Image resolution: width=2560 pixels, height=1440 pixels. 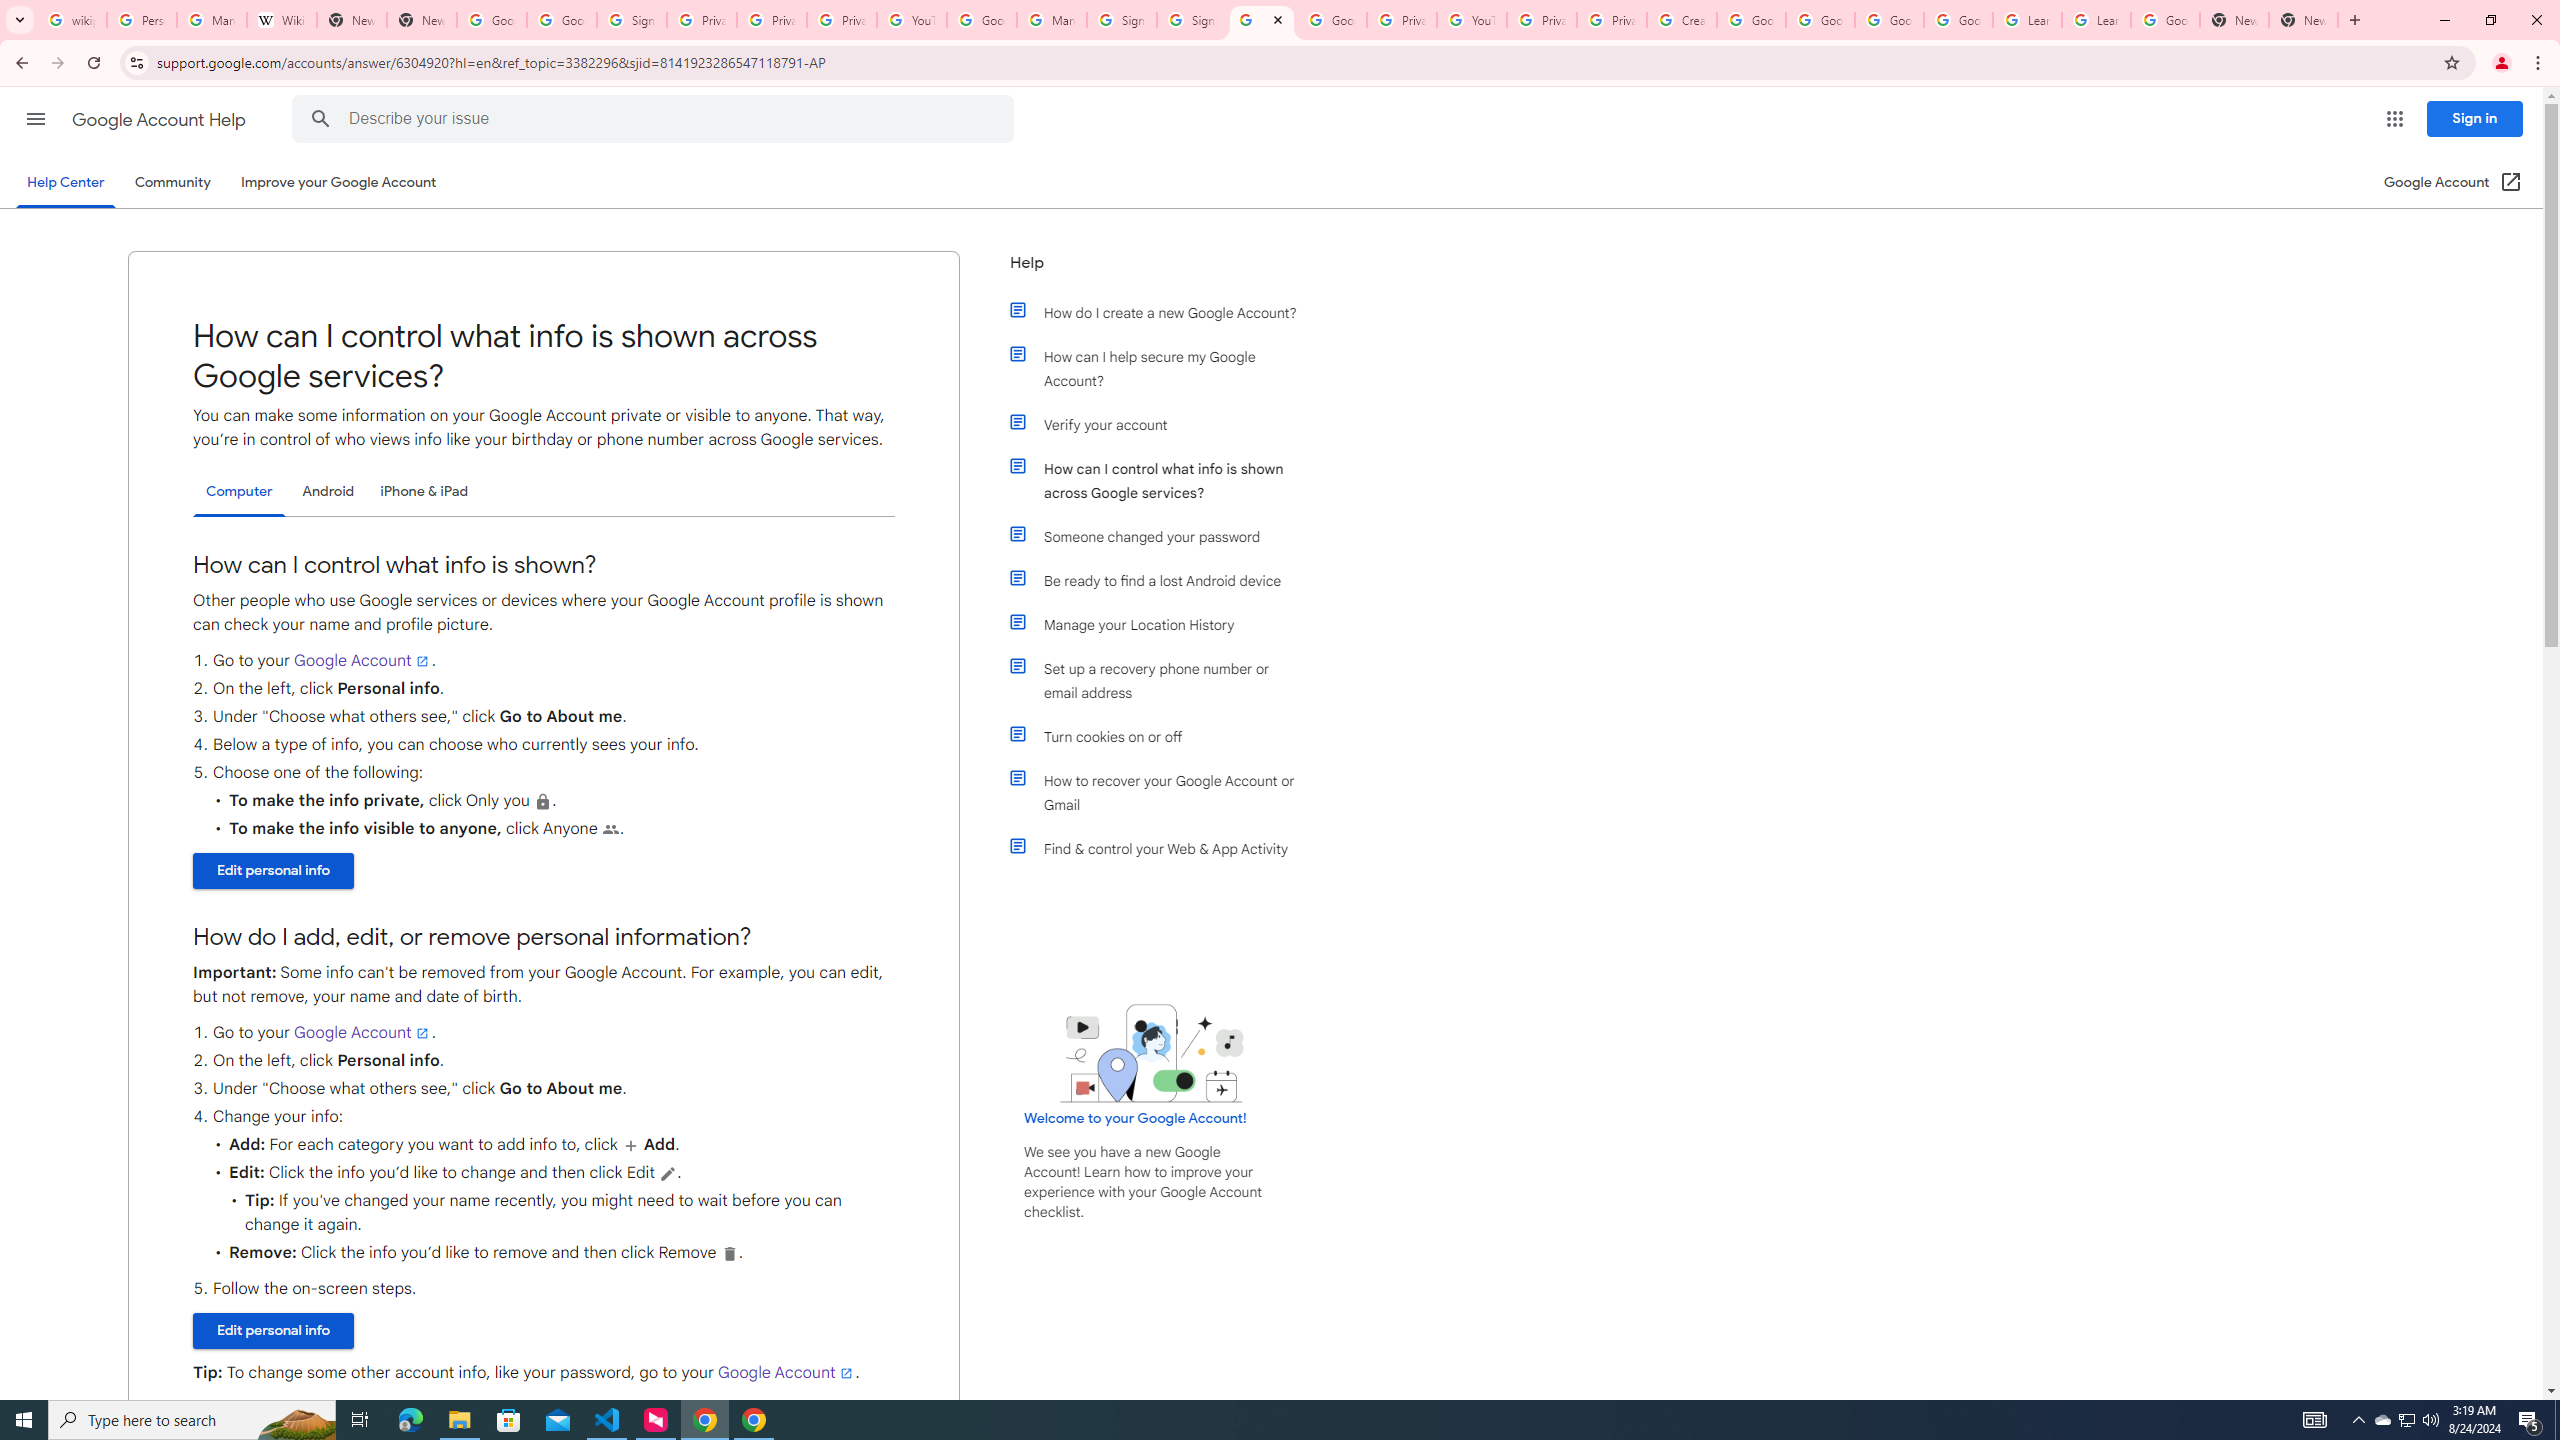 I want to click on 'People', so click(x=610, y=828).